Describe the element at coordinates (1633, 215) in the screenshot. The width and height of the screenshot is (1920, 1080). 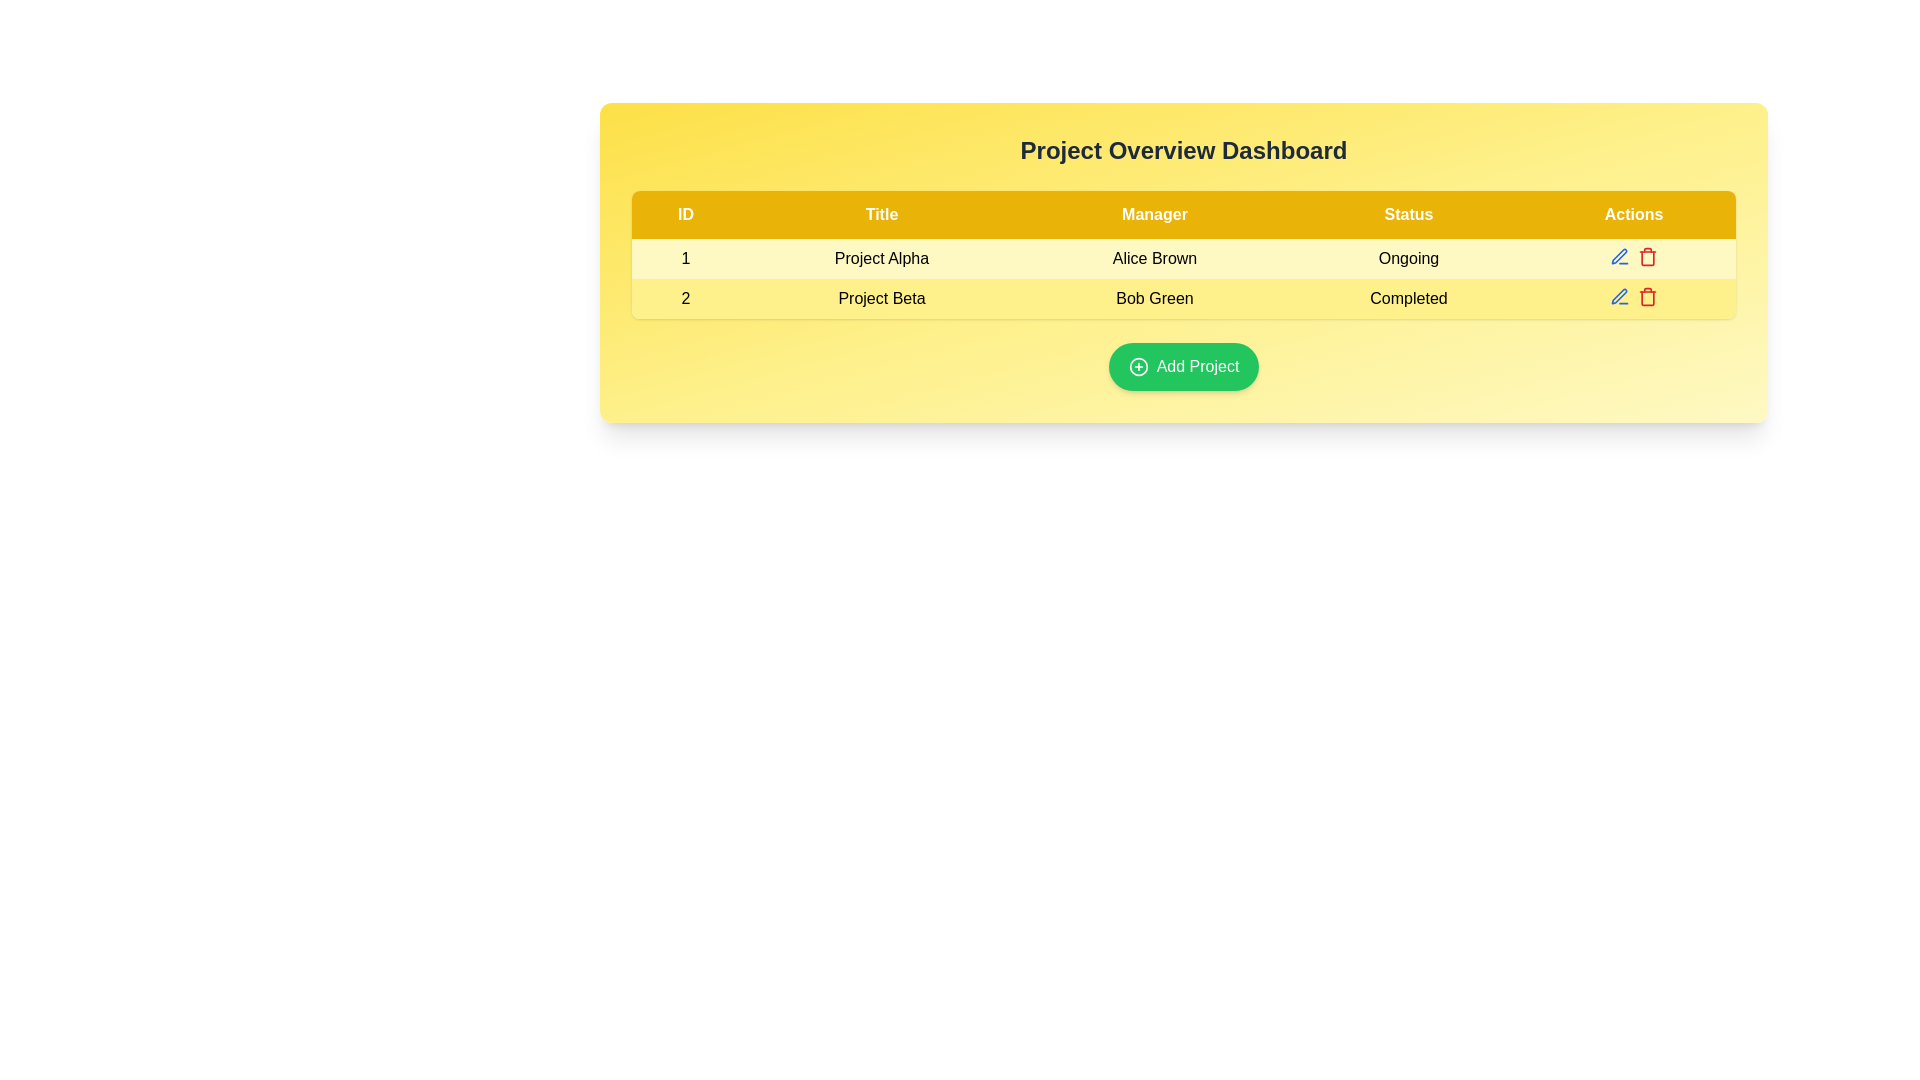
I see `the table column header labeled 'Actions', which is the fifth column header styled in bold with a yellow background` at that location.